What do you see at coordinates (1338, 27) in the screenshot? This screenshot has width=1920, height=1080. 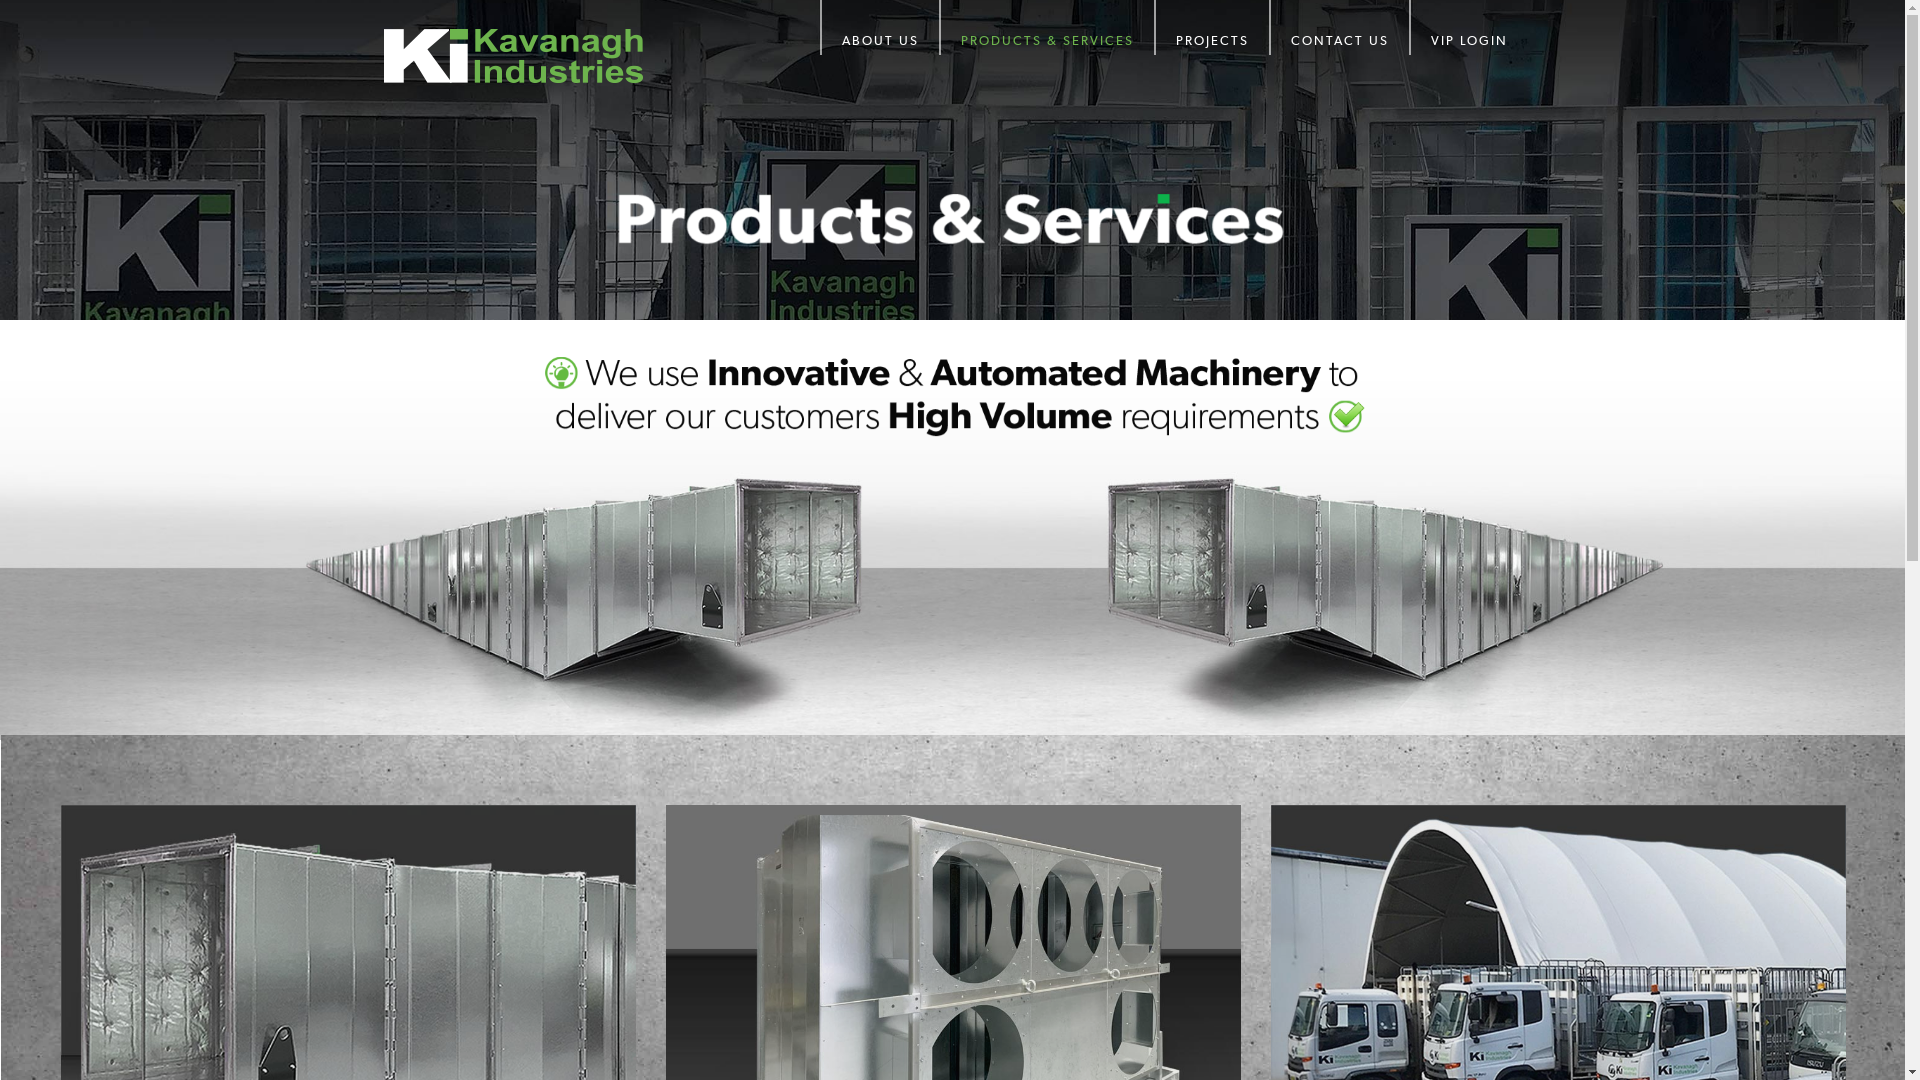 I see `'CONTACT US'` at bounding box center [1338, 27].